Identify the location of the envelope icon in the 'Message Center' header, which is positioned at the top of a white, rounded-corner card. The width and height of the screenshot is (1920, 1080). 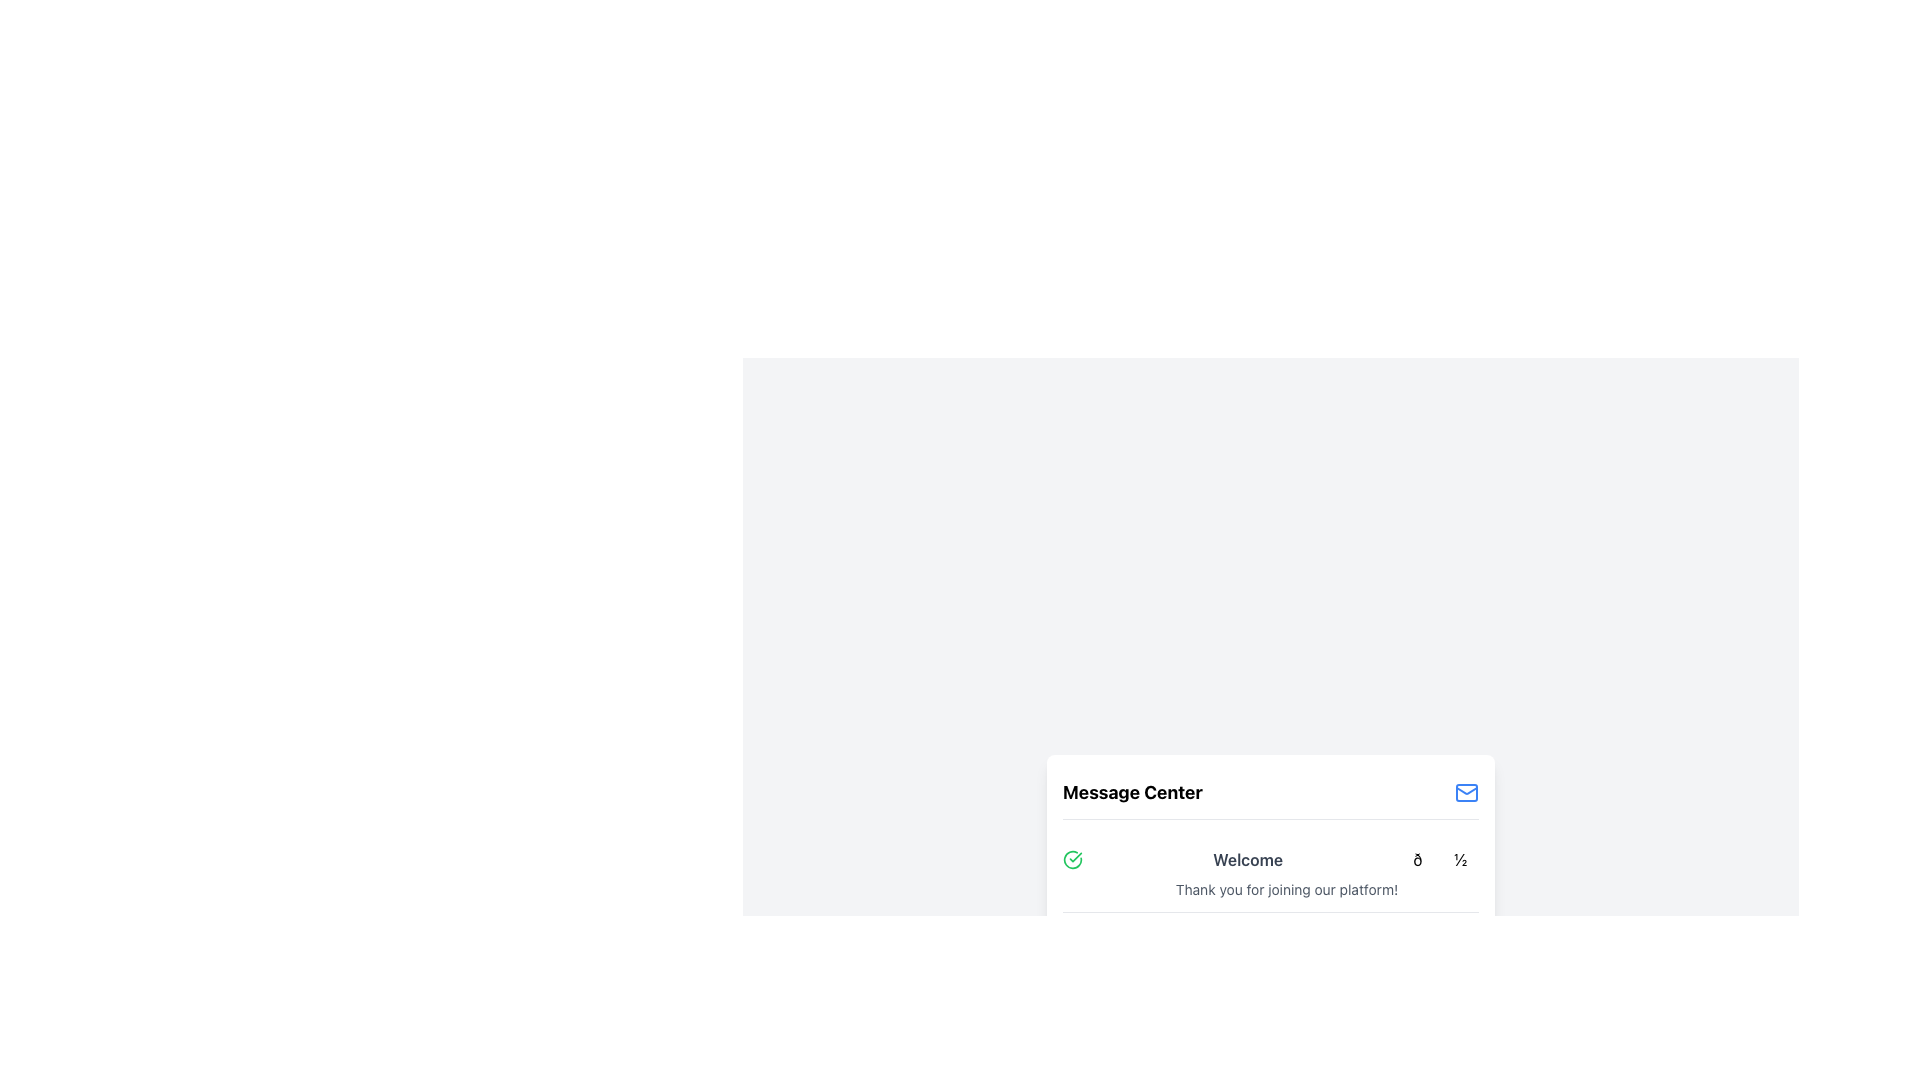
(1270, 797).